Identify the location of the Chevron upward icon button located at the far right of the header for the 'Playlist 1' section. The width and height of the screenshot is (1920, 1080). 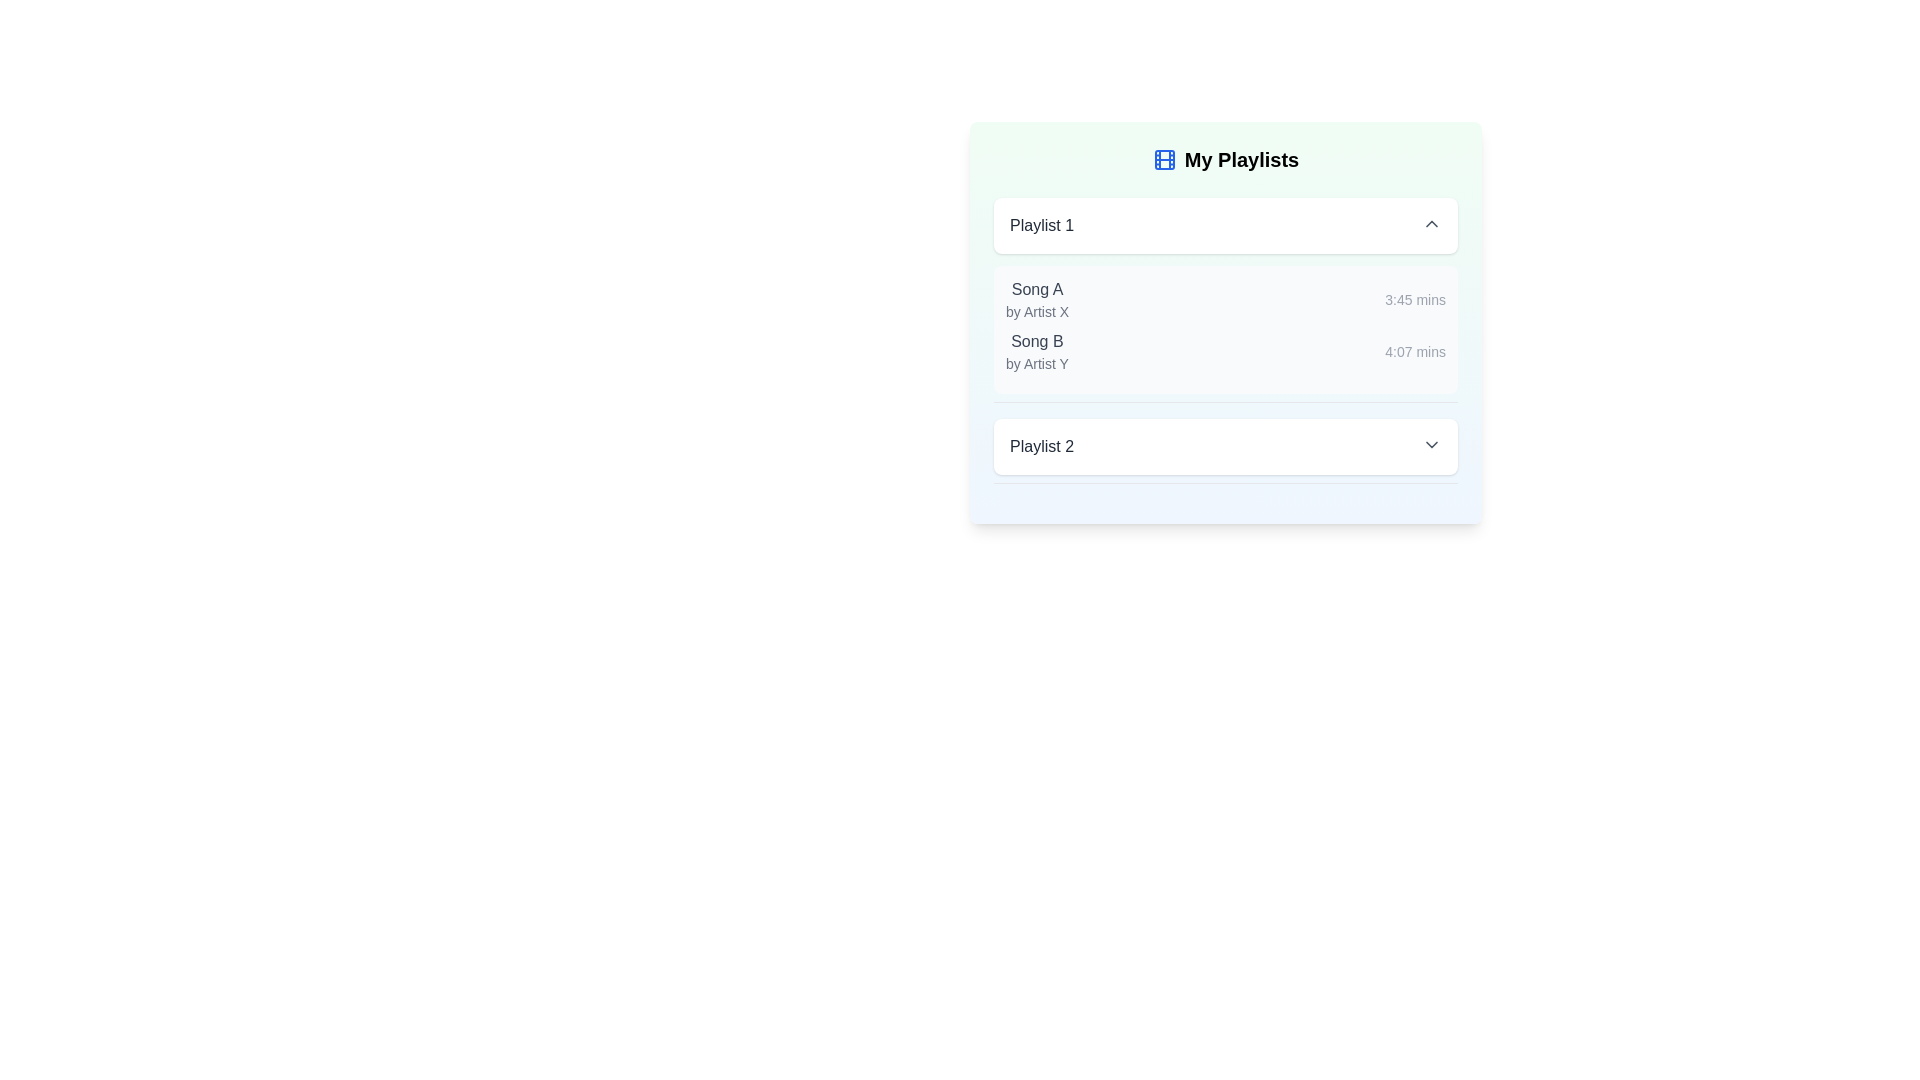
(1430, 223).